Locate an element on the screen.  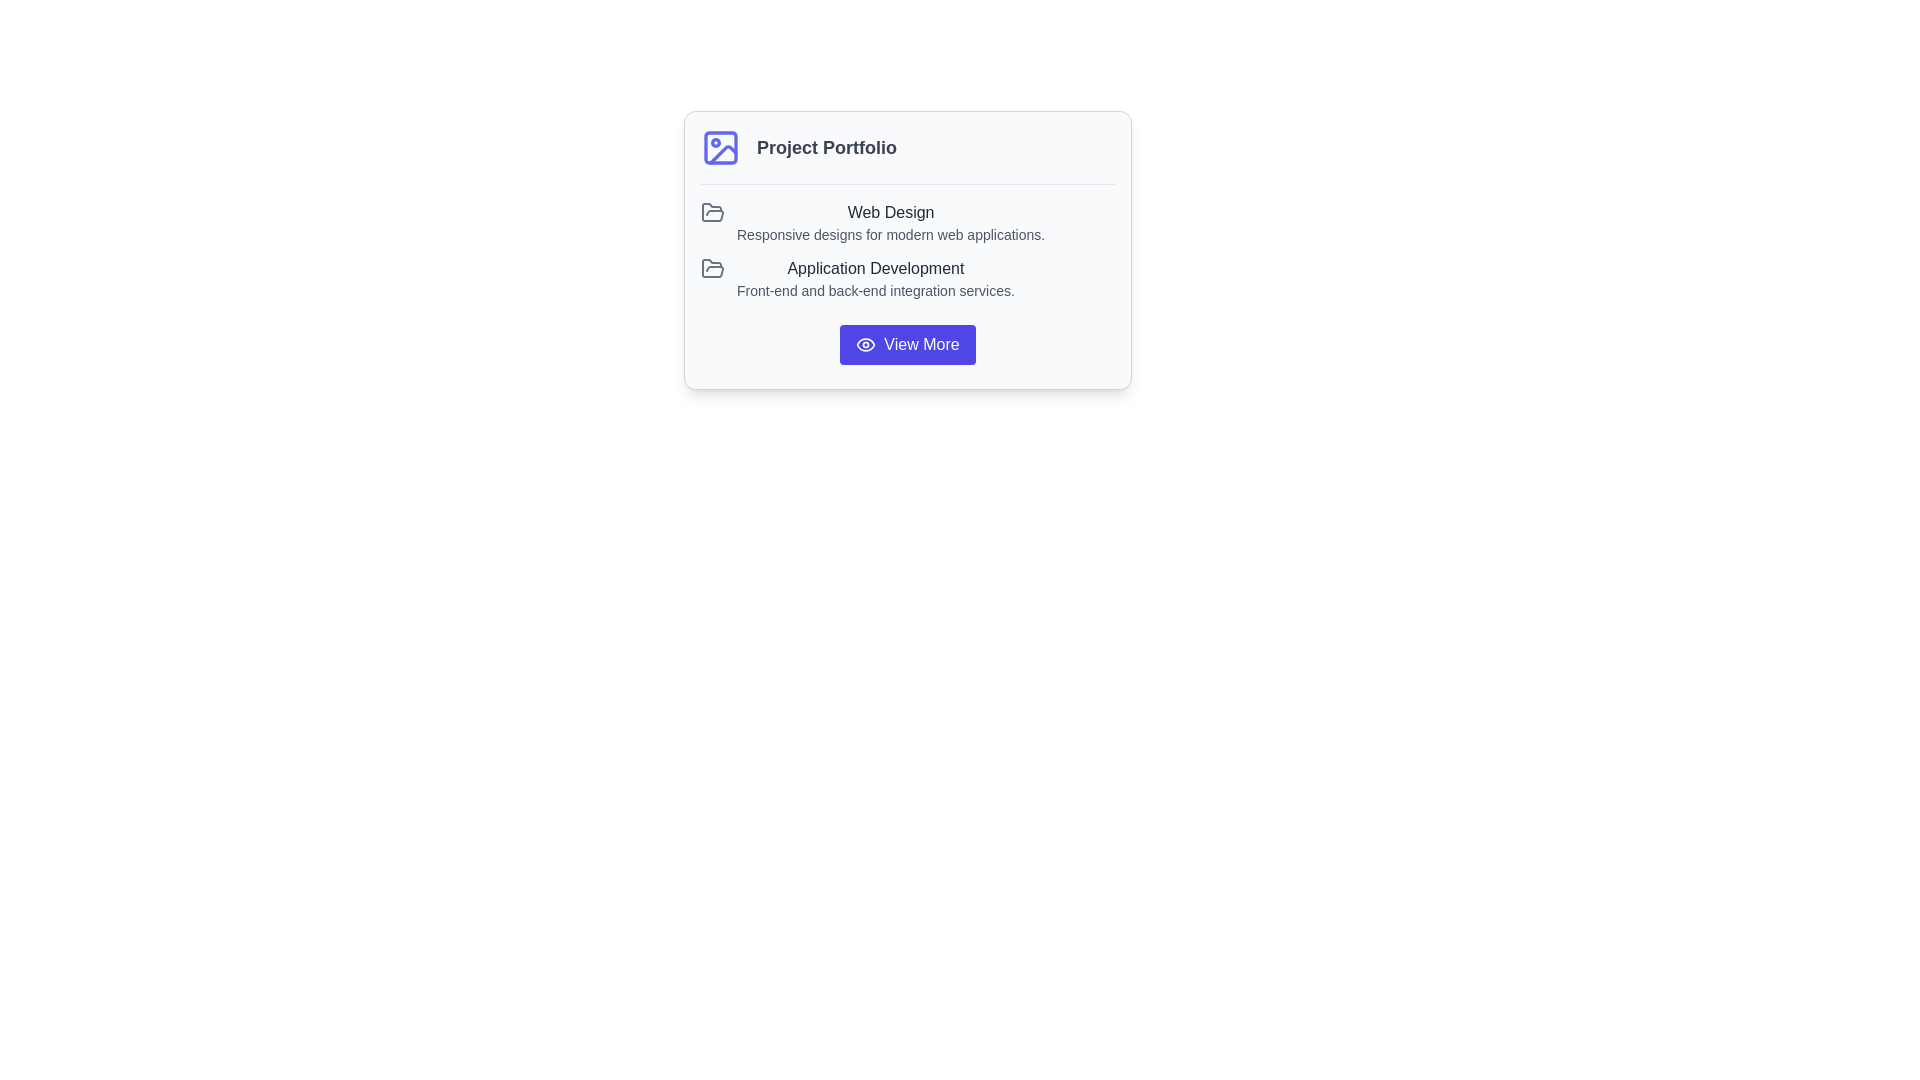
the icon styled as an outline of an eye that is located within the 'View More' button, positioned near the lower right corner of the card interface is located at coordinates (866, 343).